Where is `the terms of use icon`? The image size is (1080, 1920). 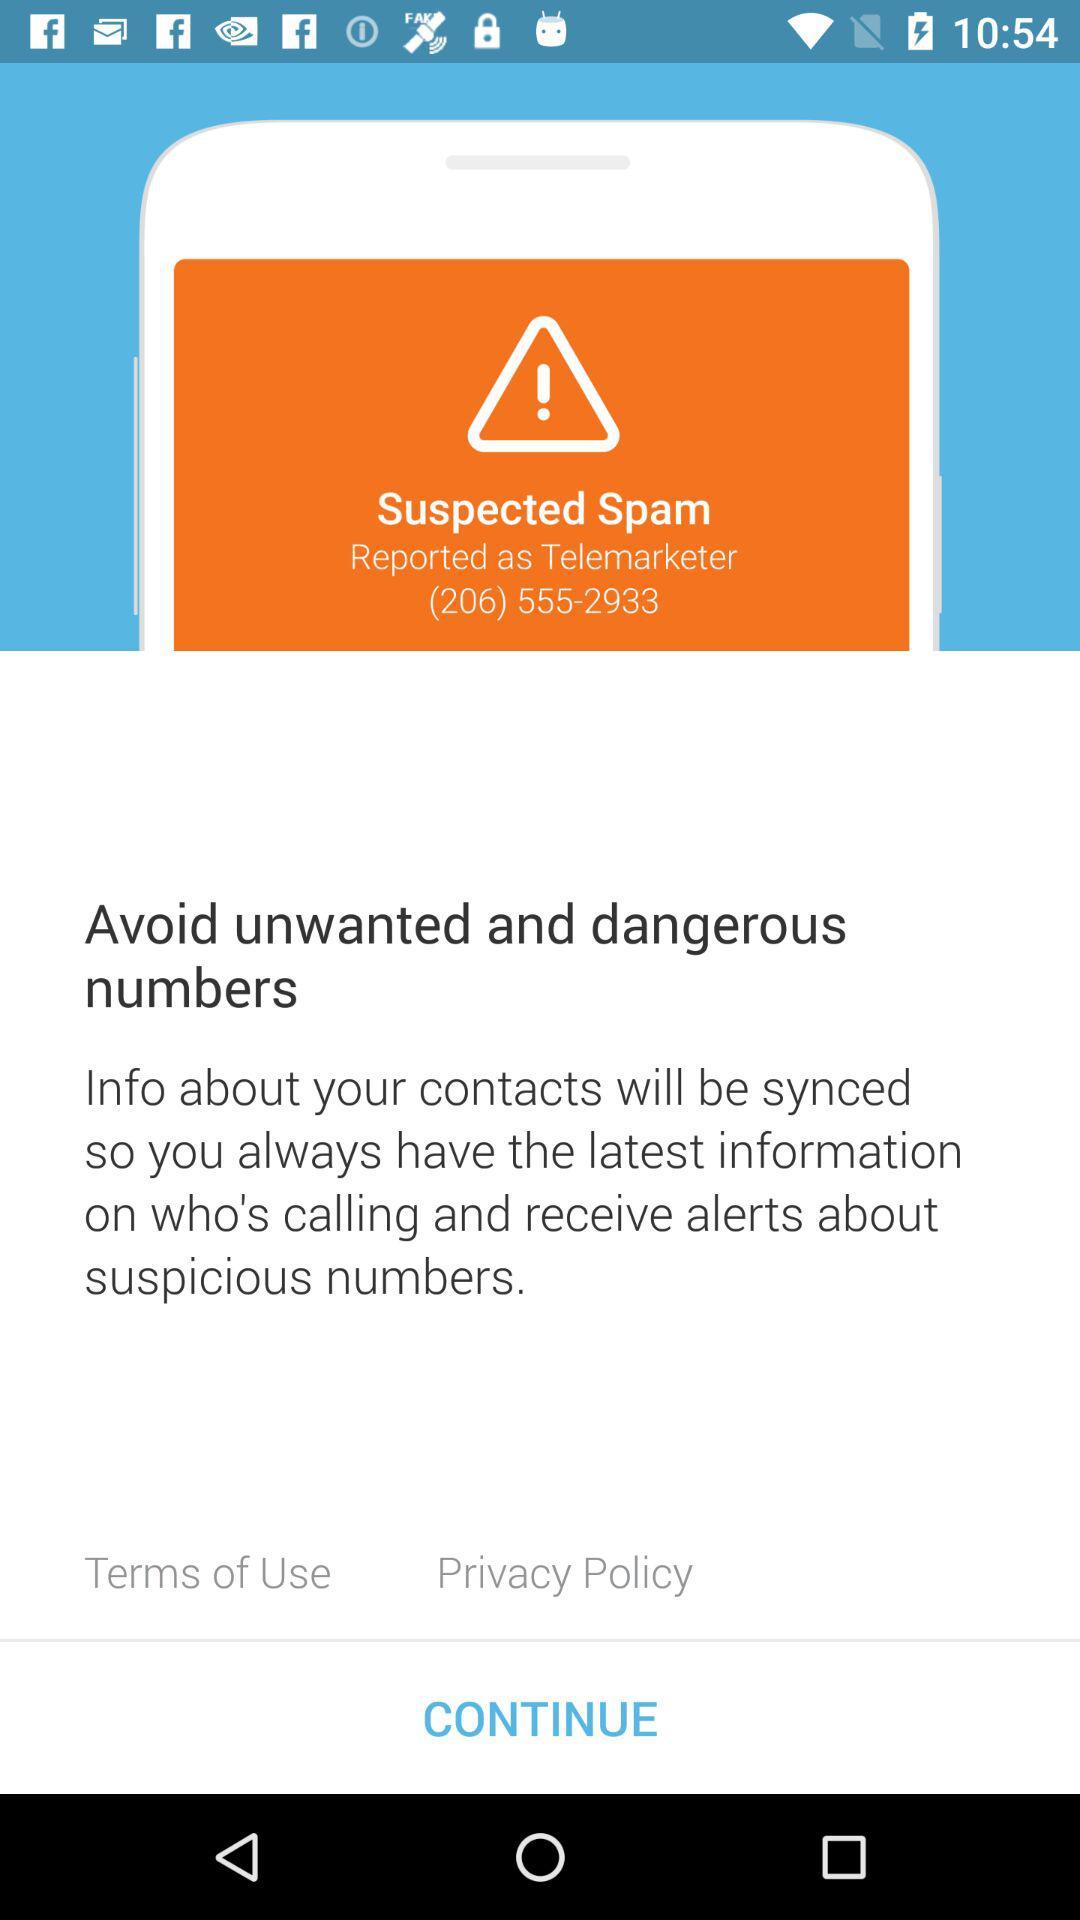
the terms of use icon is located at coordinates (207, 1570).